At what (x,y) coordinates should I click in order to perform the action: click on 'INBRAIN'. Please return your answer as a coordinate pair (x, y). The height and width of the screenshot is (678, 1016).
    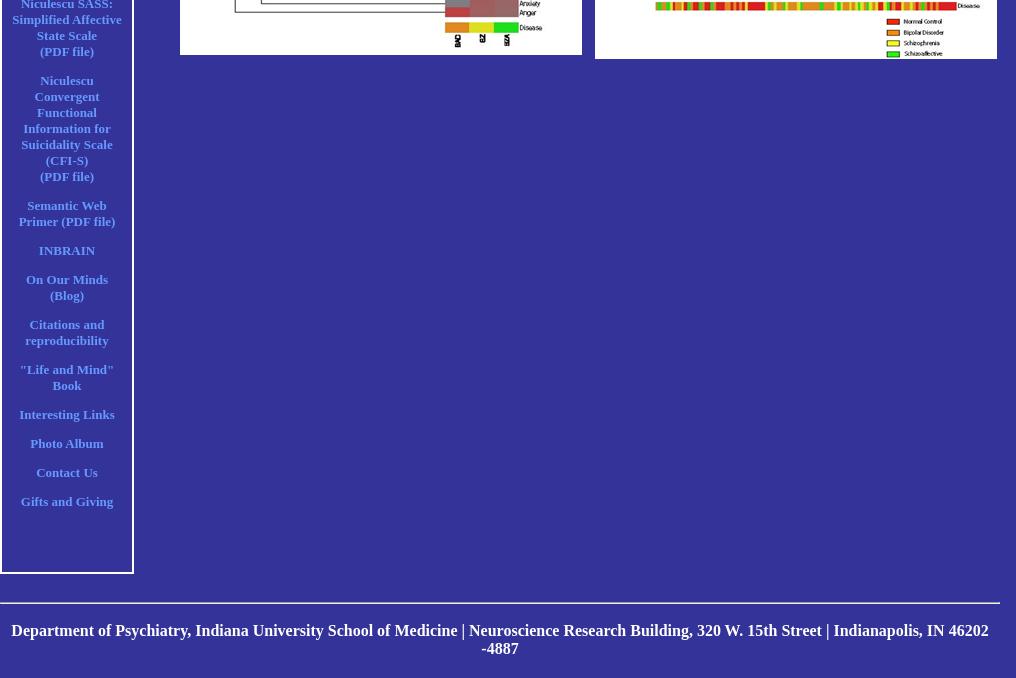
    Looking at the image, I should click on (66, 249).